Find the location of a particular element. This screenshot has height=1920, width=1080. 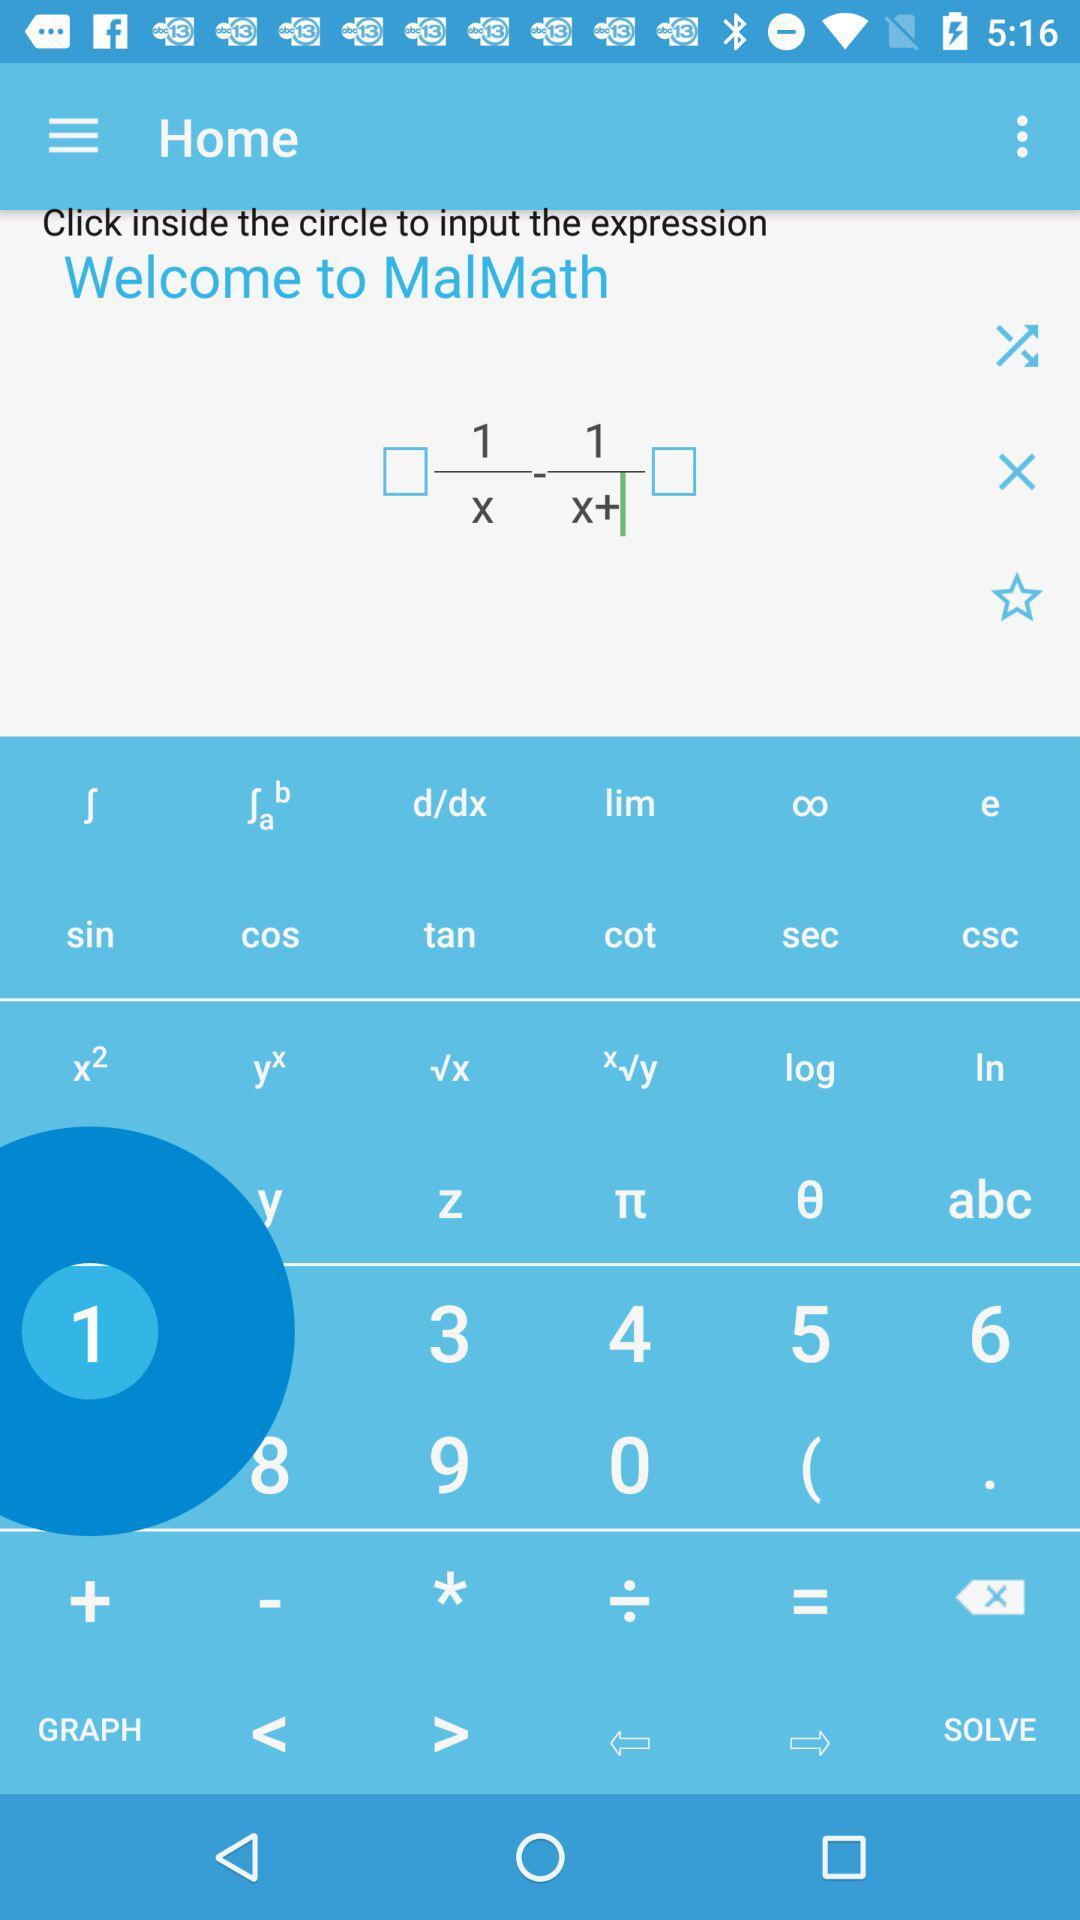

cancel all calculations is located at coordinates (1017, 470).